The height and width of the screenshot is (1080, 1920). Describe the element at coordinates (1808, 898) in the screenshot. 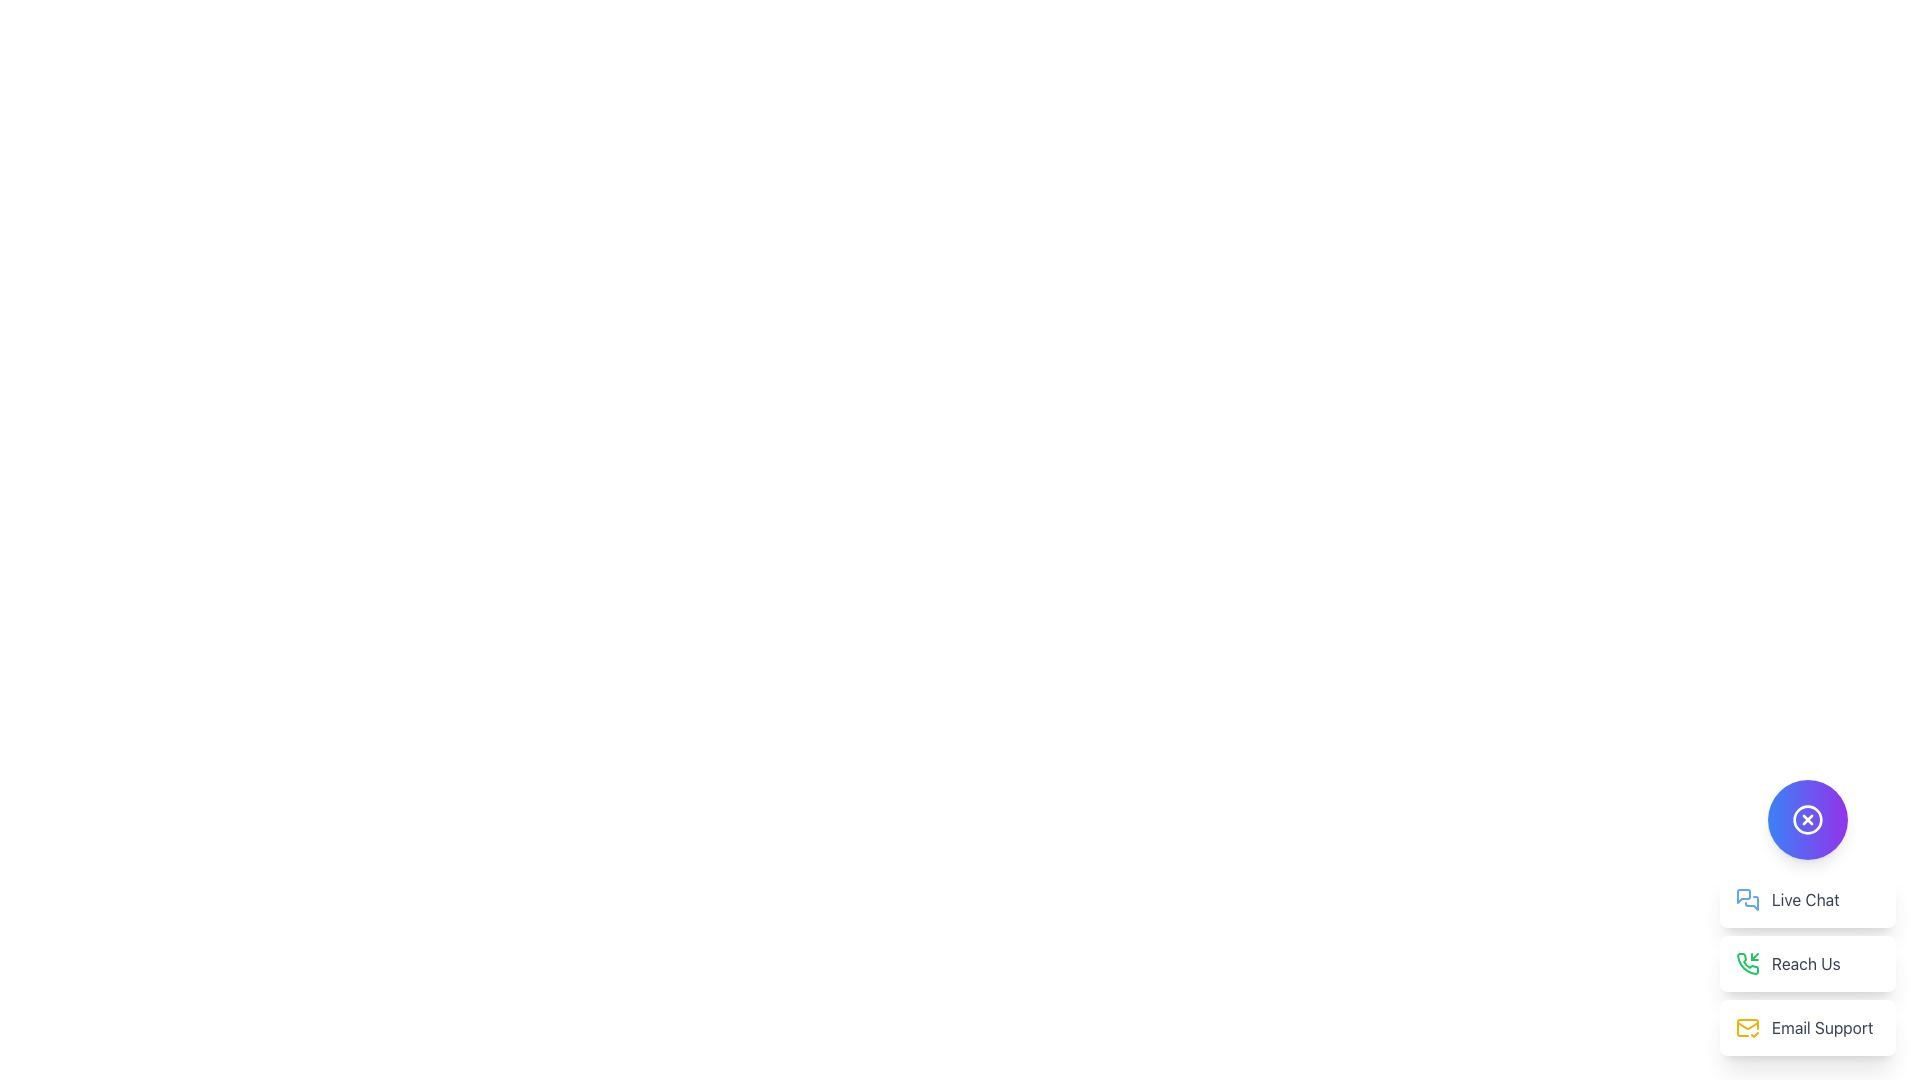

I see `the first button in the vertical list located at the bottom-right corner of the interface to initiate a live chat session` at that location.